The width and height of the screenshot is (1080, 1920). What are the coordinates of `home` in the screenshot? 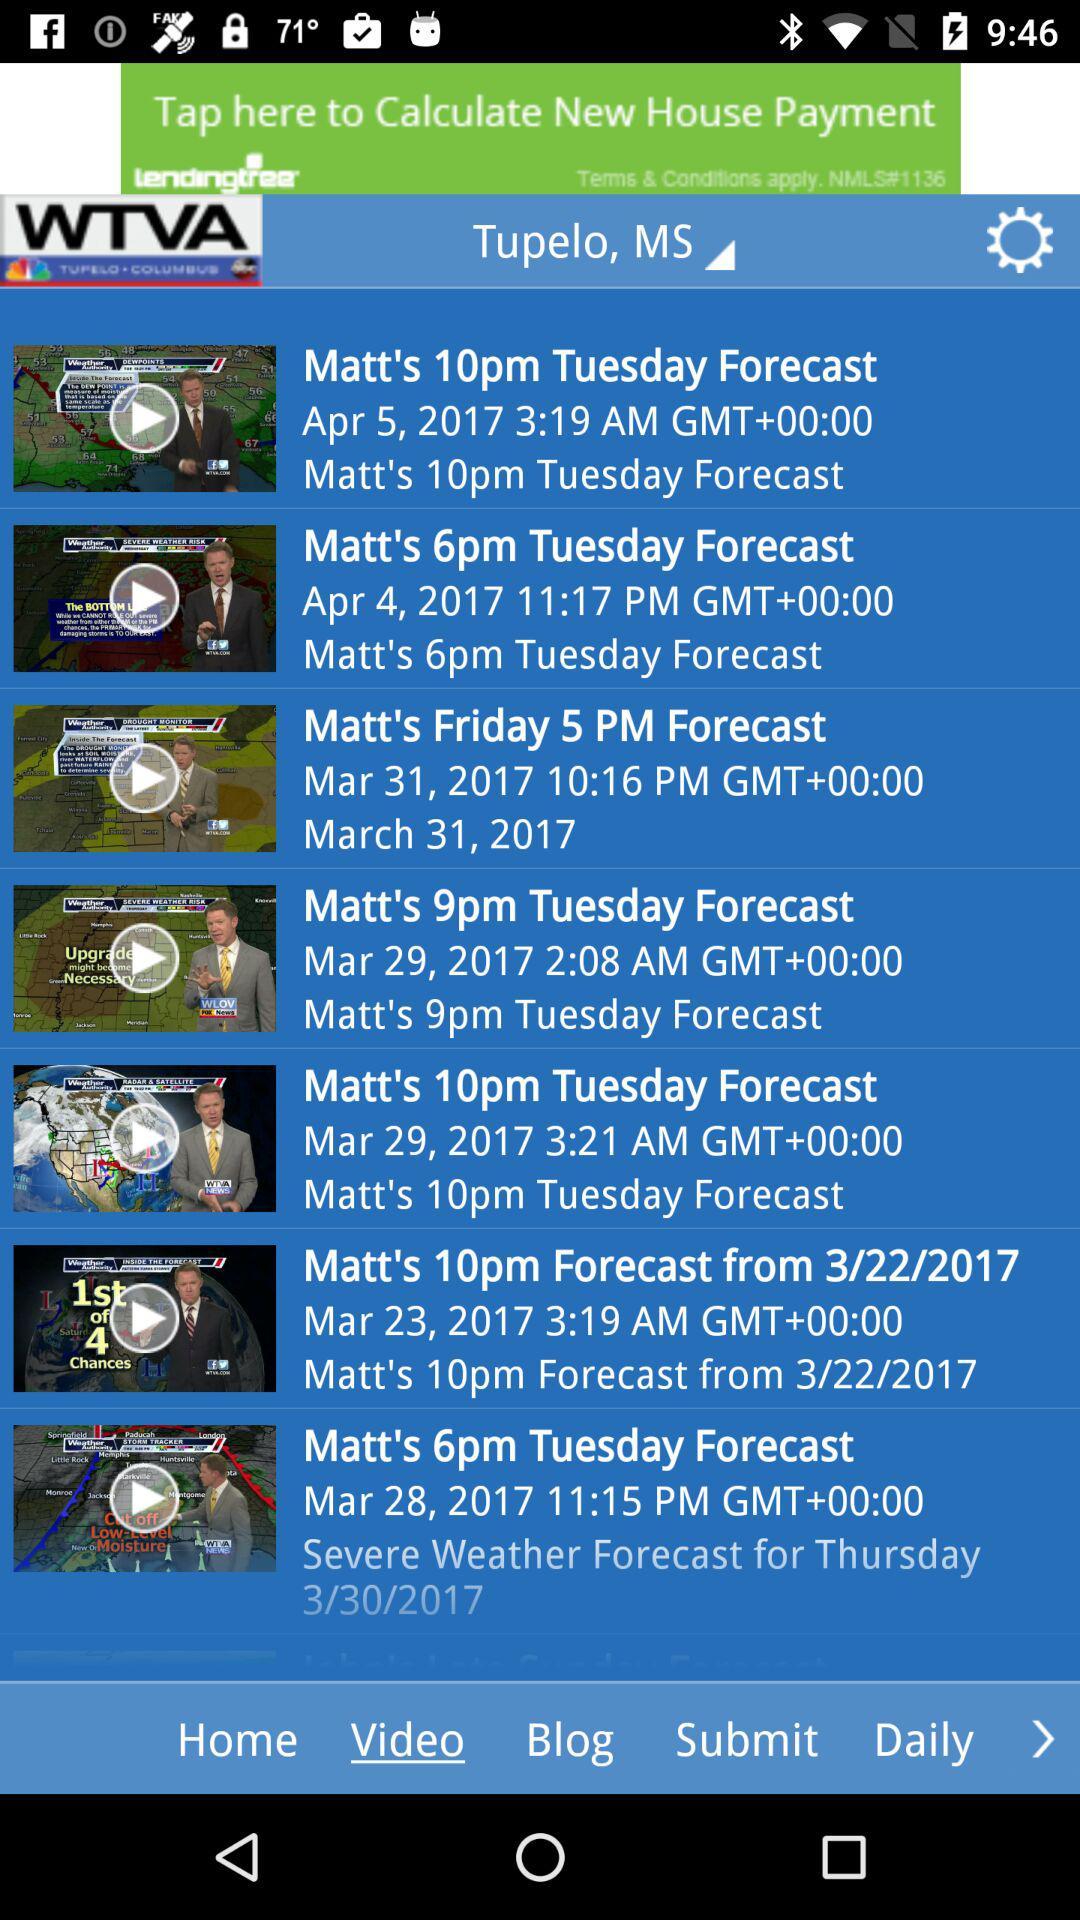 It's located at (131, 240).